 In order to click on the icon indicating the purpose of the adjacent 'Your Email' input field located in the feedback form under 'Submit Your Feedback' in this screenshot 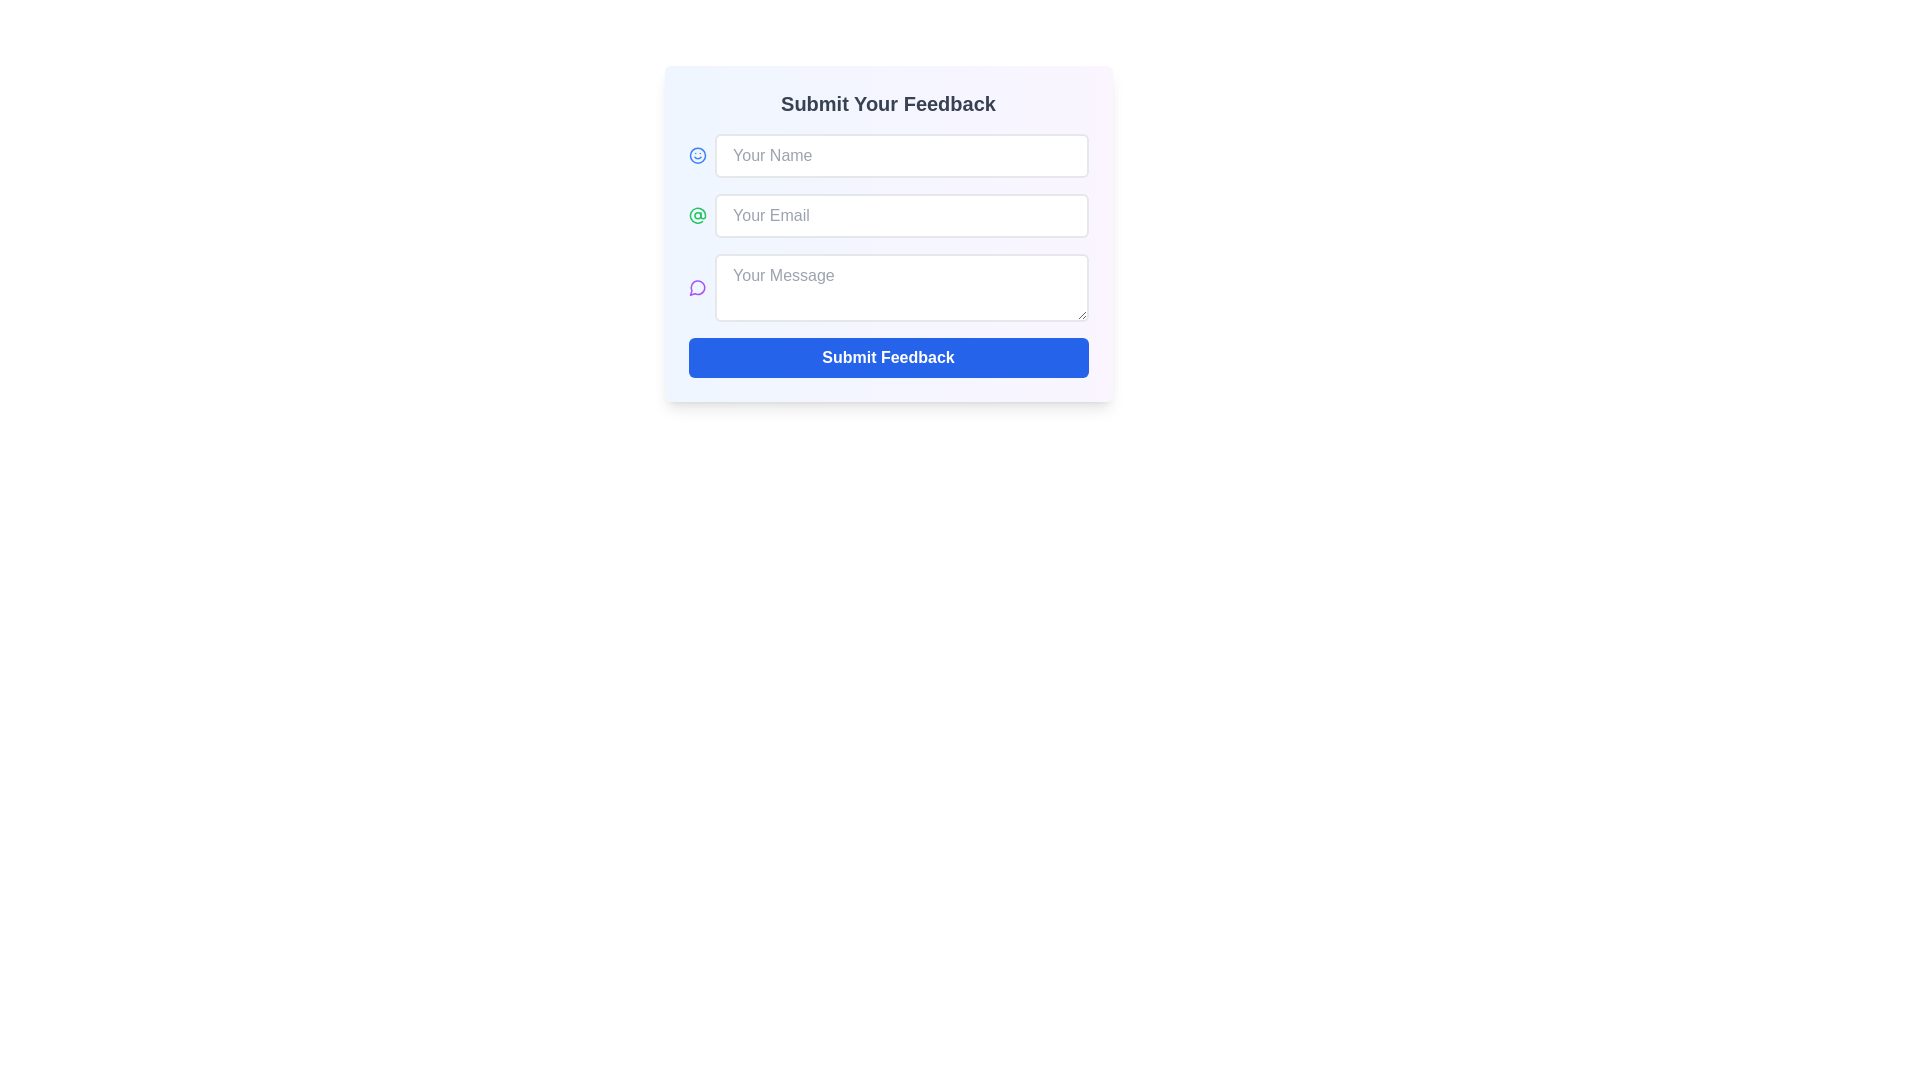, I will do `click(697, 216)`.